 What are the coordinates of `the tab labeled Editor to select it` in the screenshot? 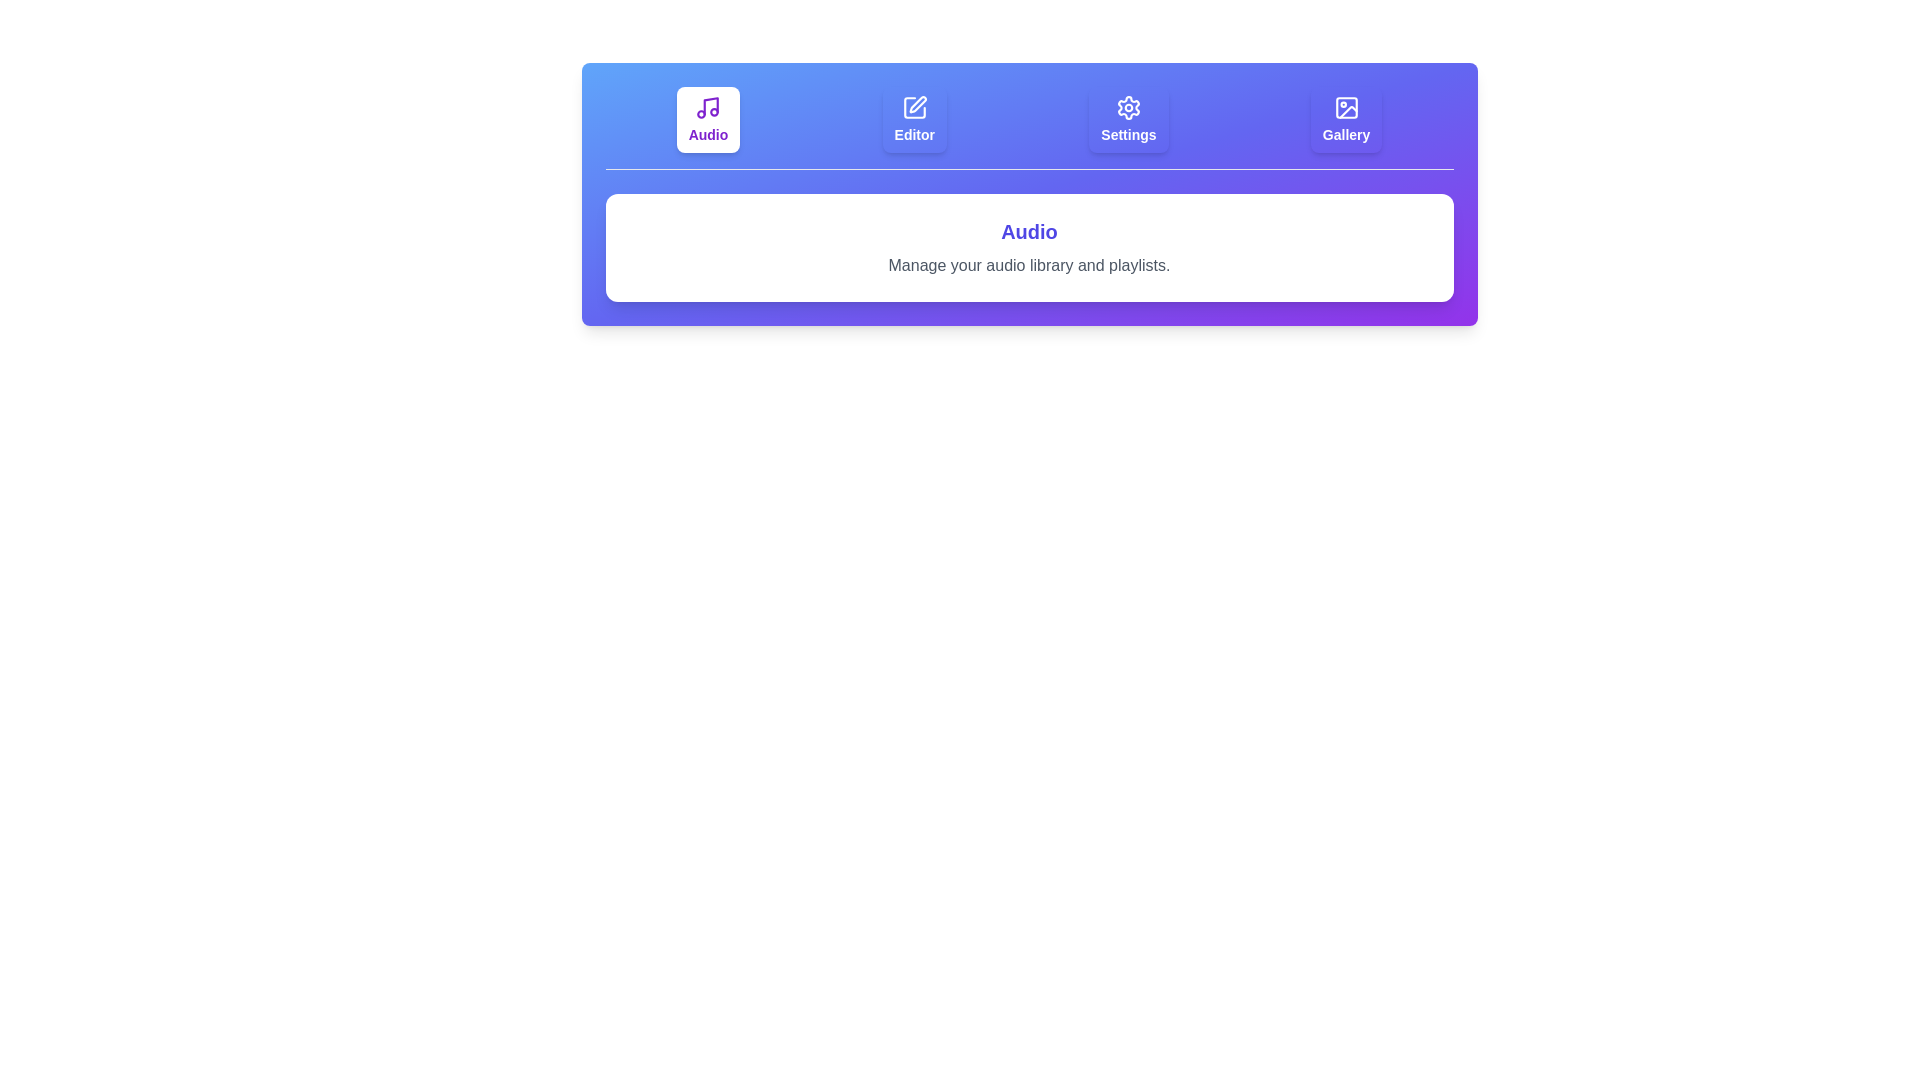 It's located at (912, 119).